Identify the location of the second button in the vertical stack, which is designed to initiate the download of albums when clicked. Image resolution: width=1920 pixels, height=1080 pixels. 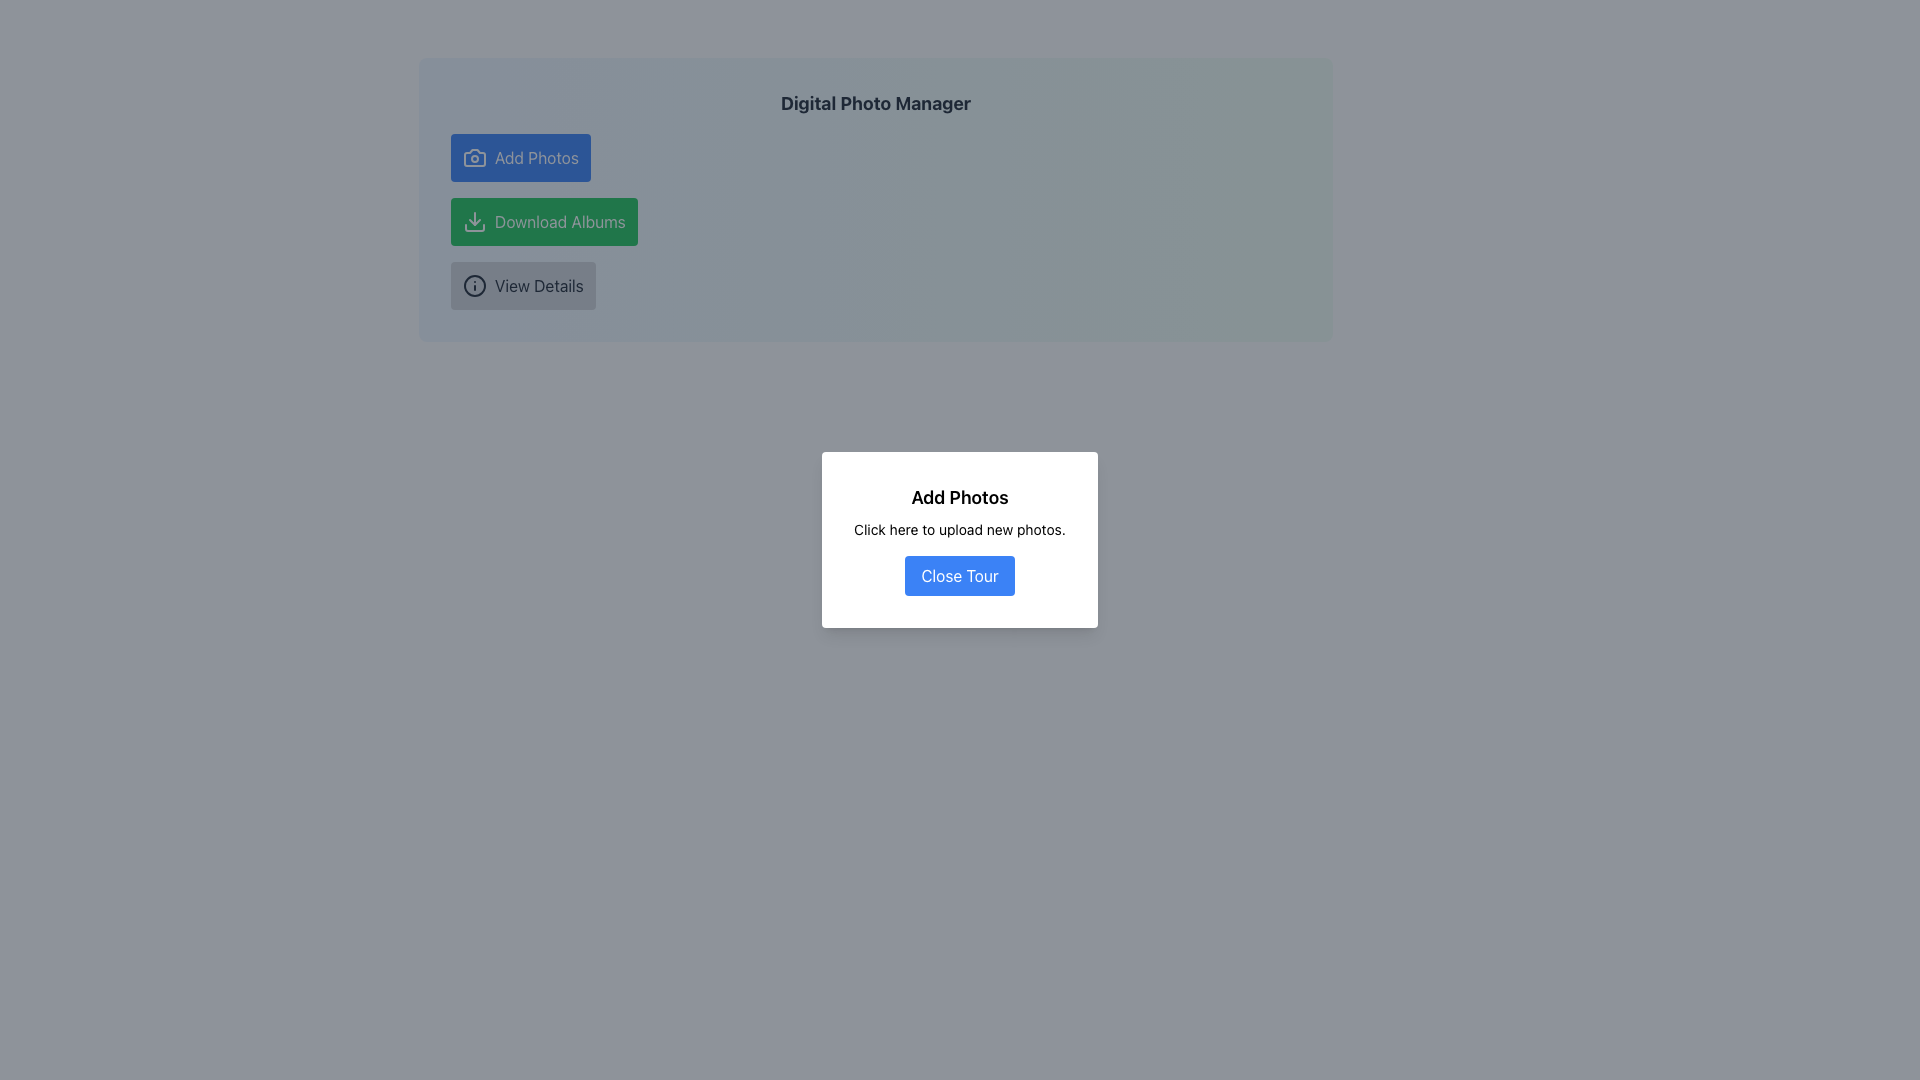
(544, 222).